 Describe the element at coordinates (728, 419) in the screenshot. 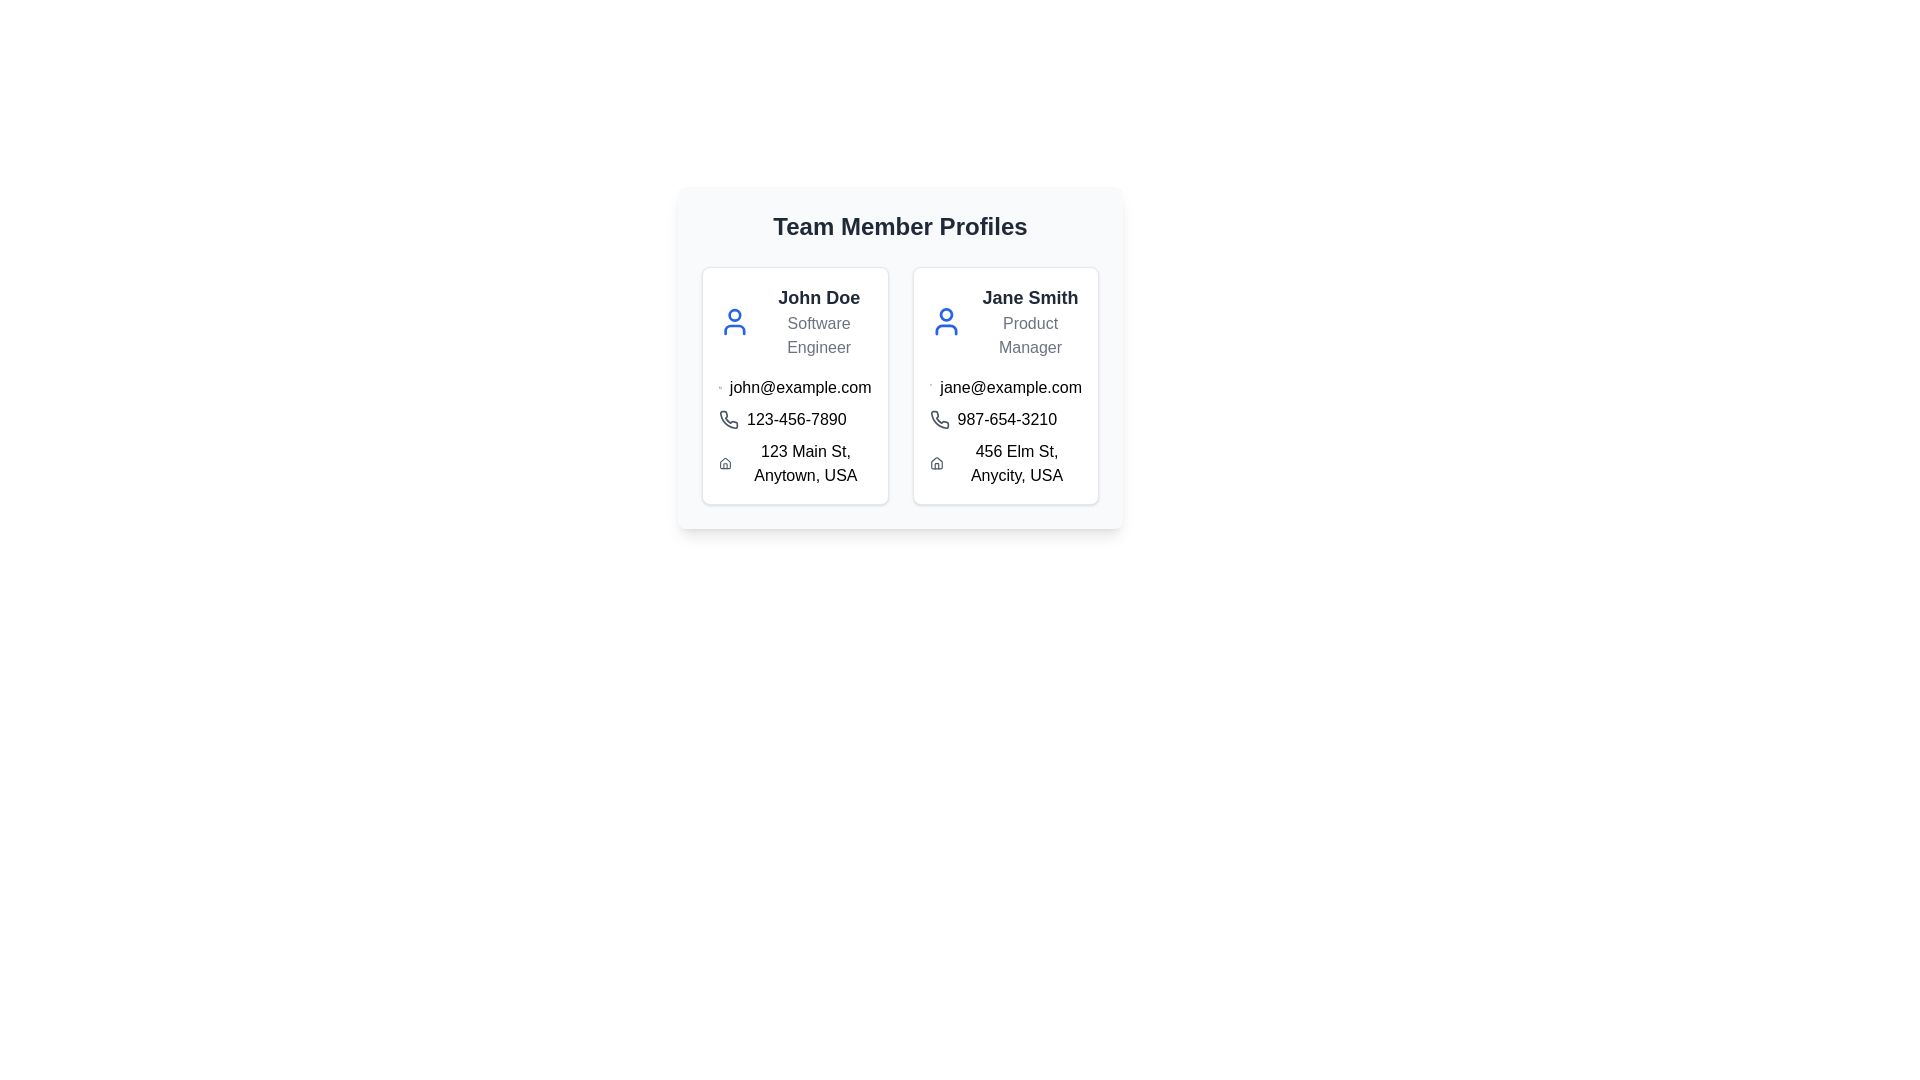

I see `the phone receiver icon representing John Doe's contact details, which is positioned to the left of the phone number '123-456-7890'` at that location.